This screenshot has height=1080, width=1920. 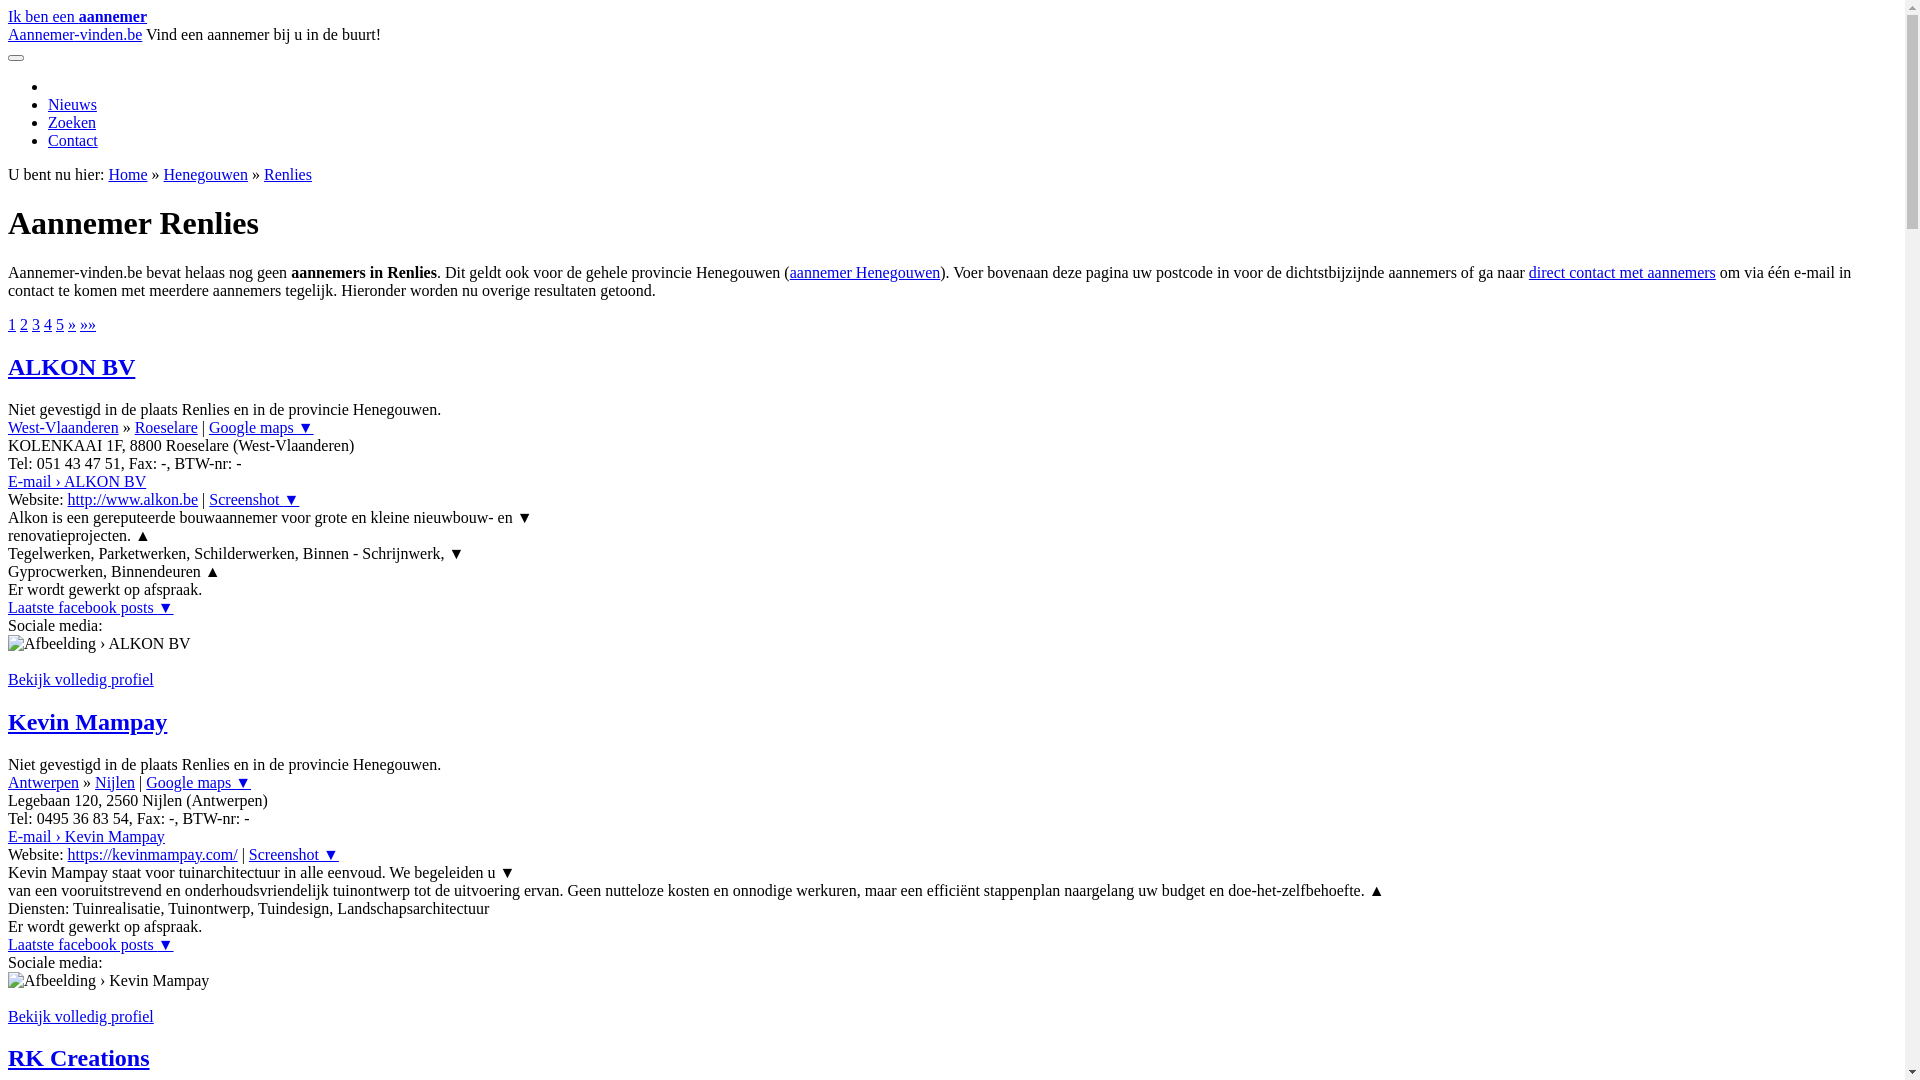 What do you see at coordinates (126, 173) in the screenshot?
I see `'Home'` at bounding box center [126, 173].